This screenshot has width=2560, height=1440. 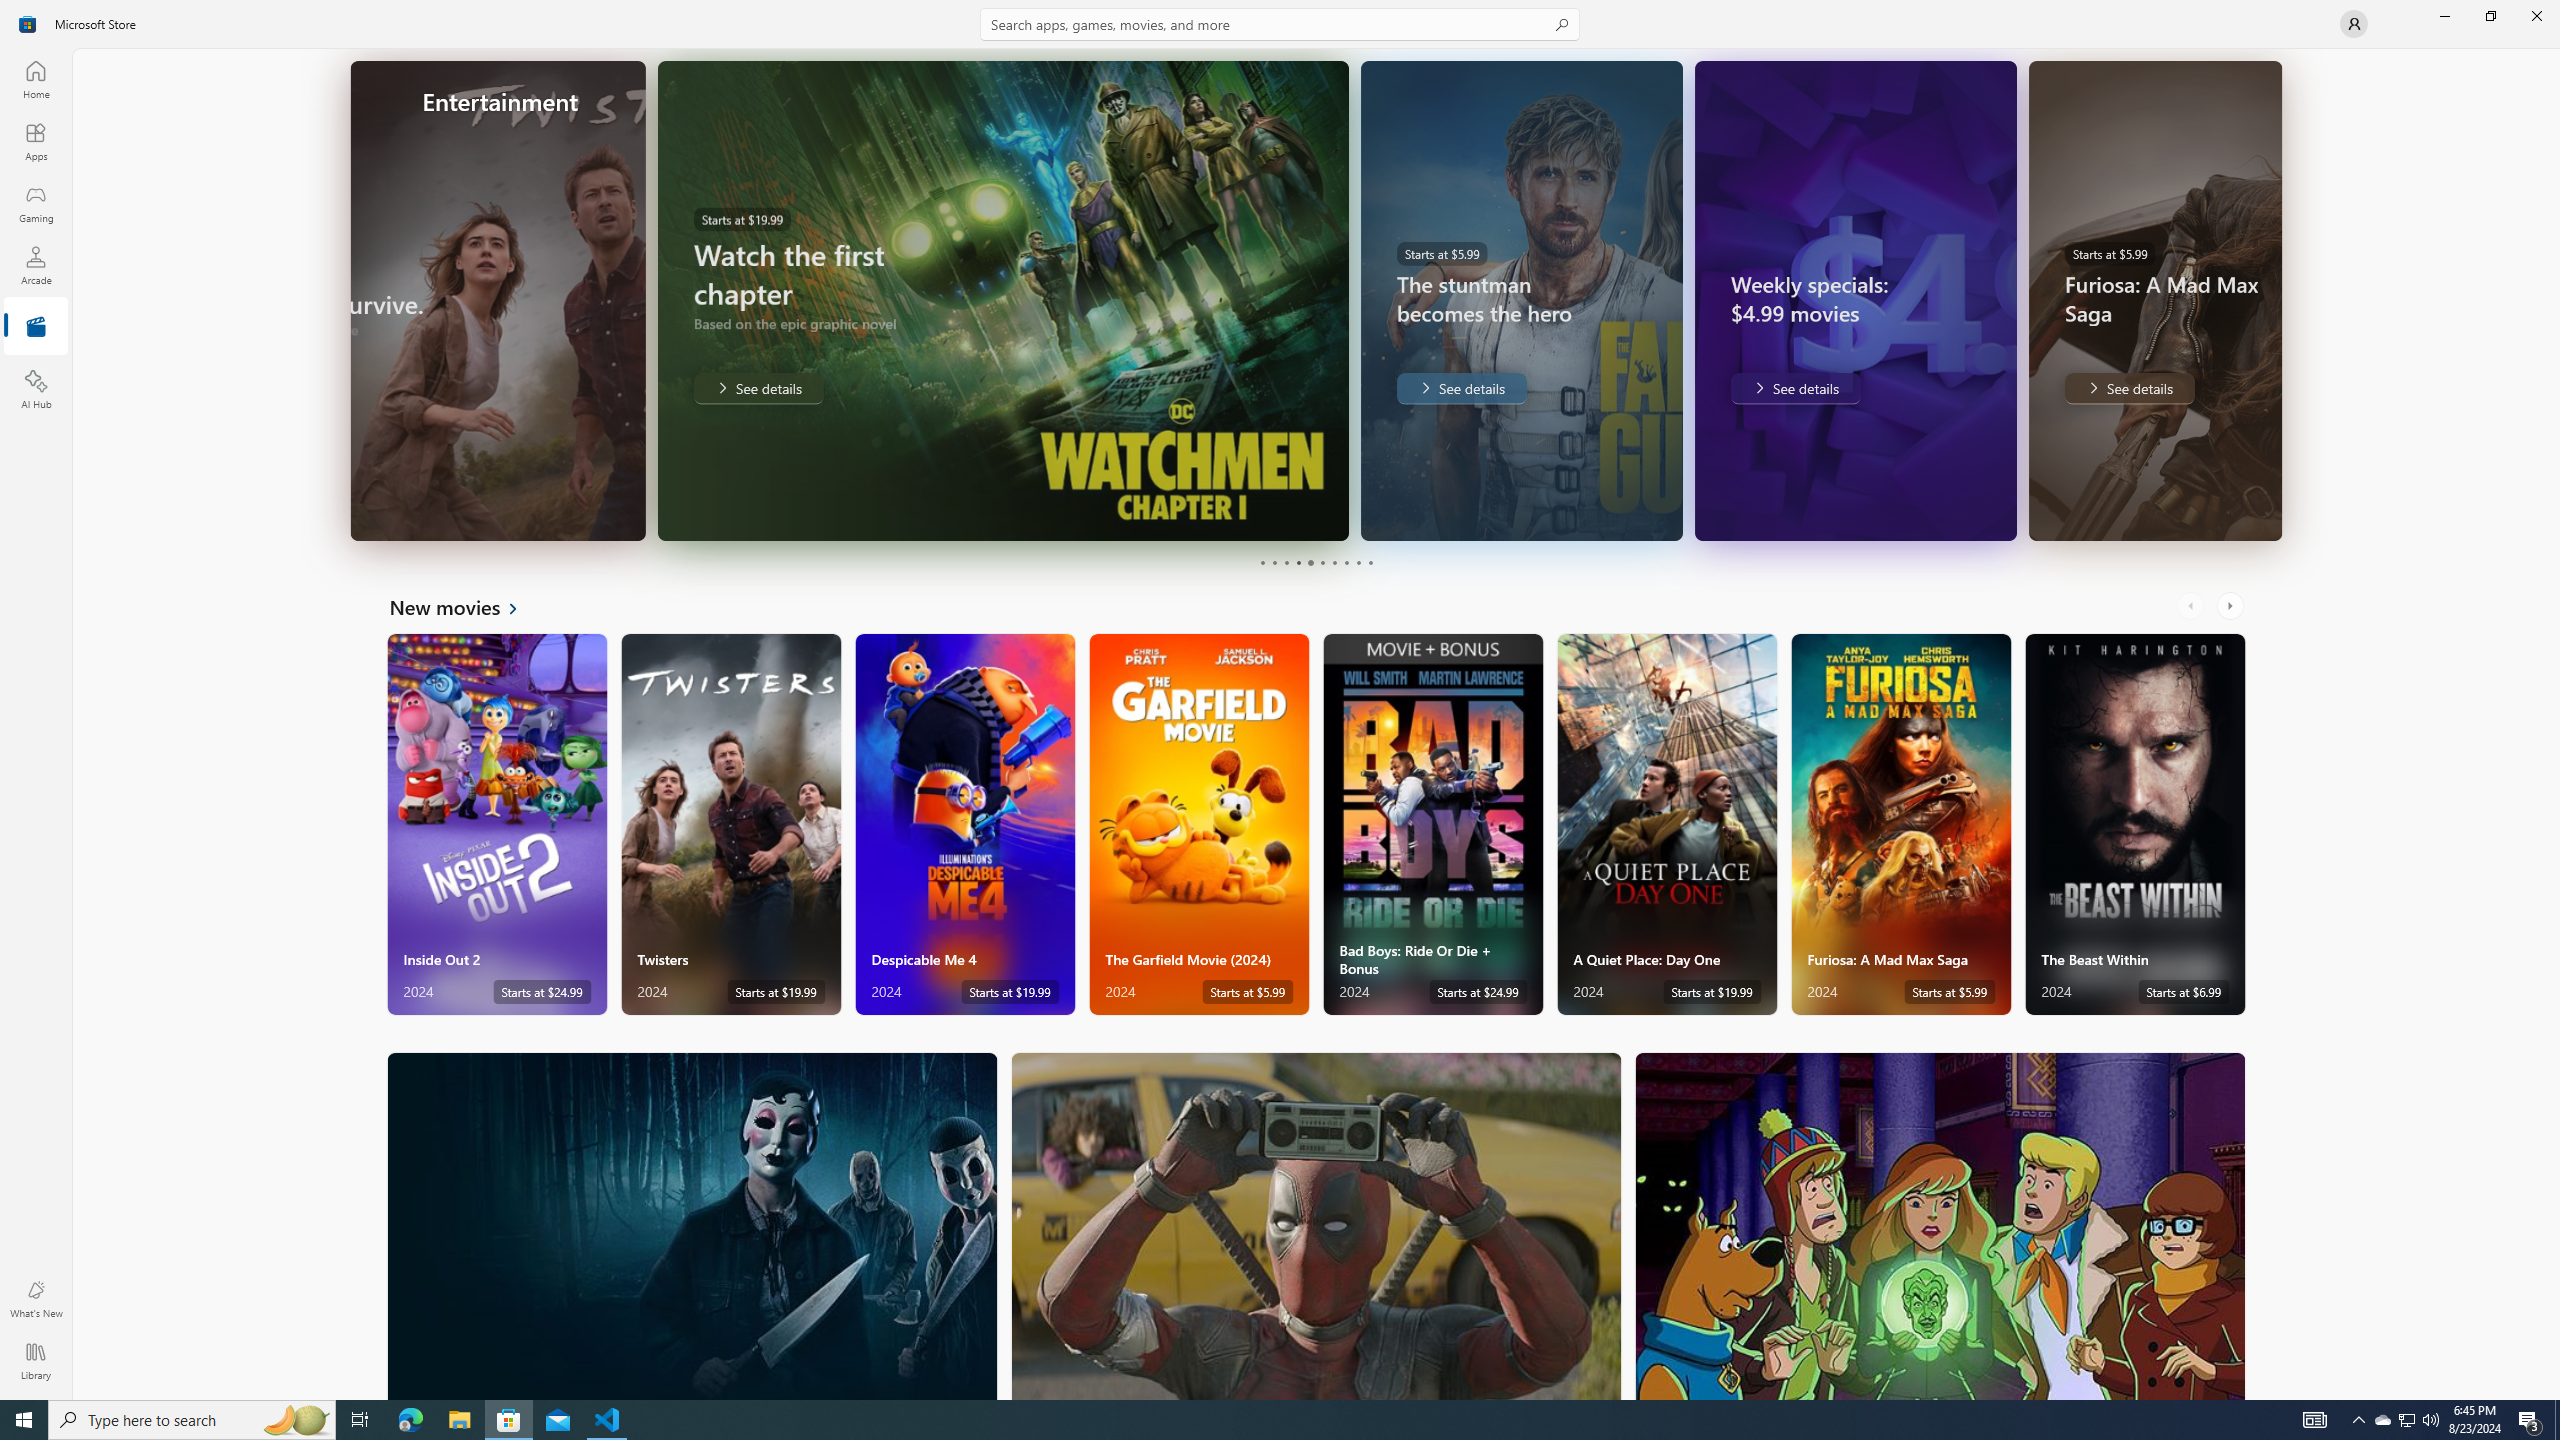 I want to click on 'Close Microsoft Store', so click(x=2535, y=15).